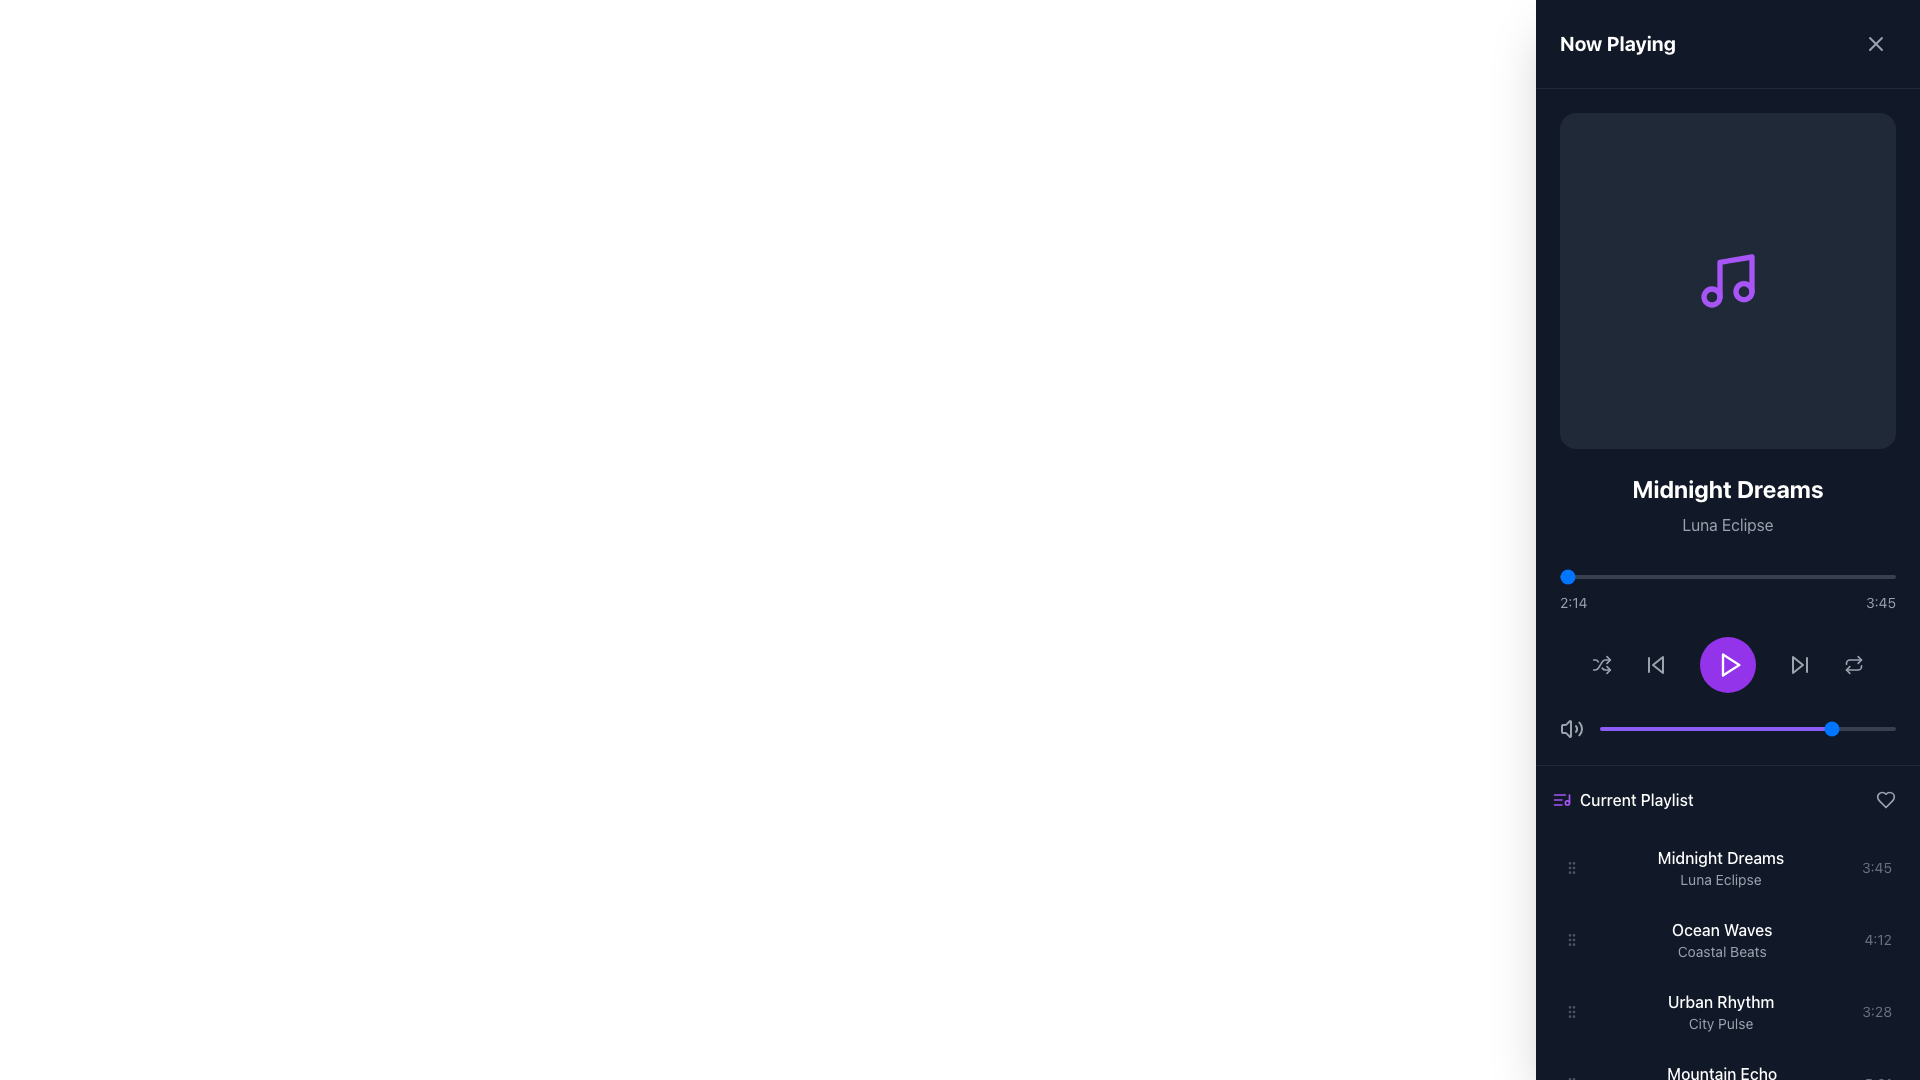  Describe the element at coordinates (1727, 585) in the screenshot. I see `the progress bar with time indicators located below the song title 'Midnight Dreams' and artist name 'Luna Eclipse'` at that location.